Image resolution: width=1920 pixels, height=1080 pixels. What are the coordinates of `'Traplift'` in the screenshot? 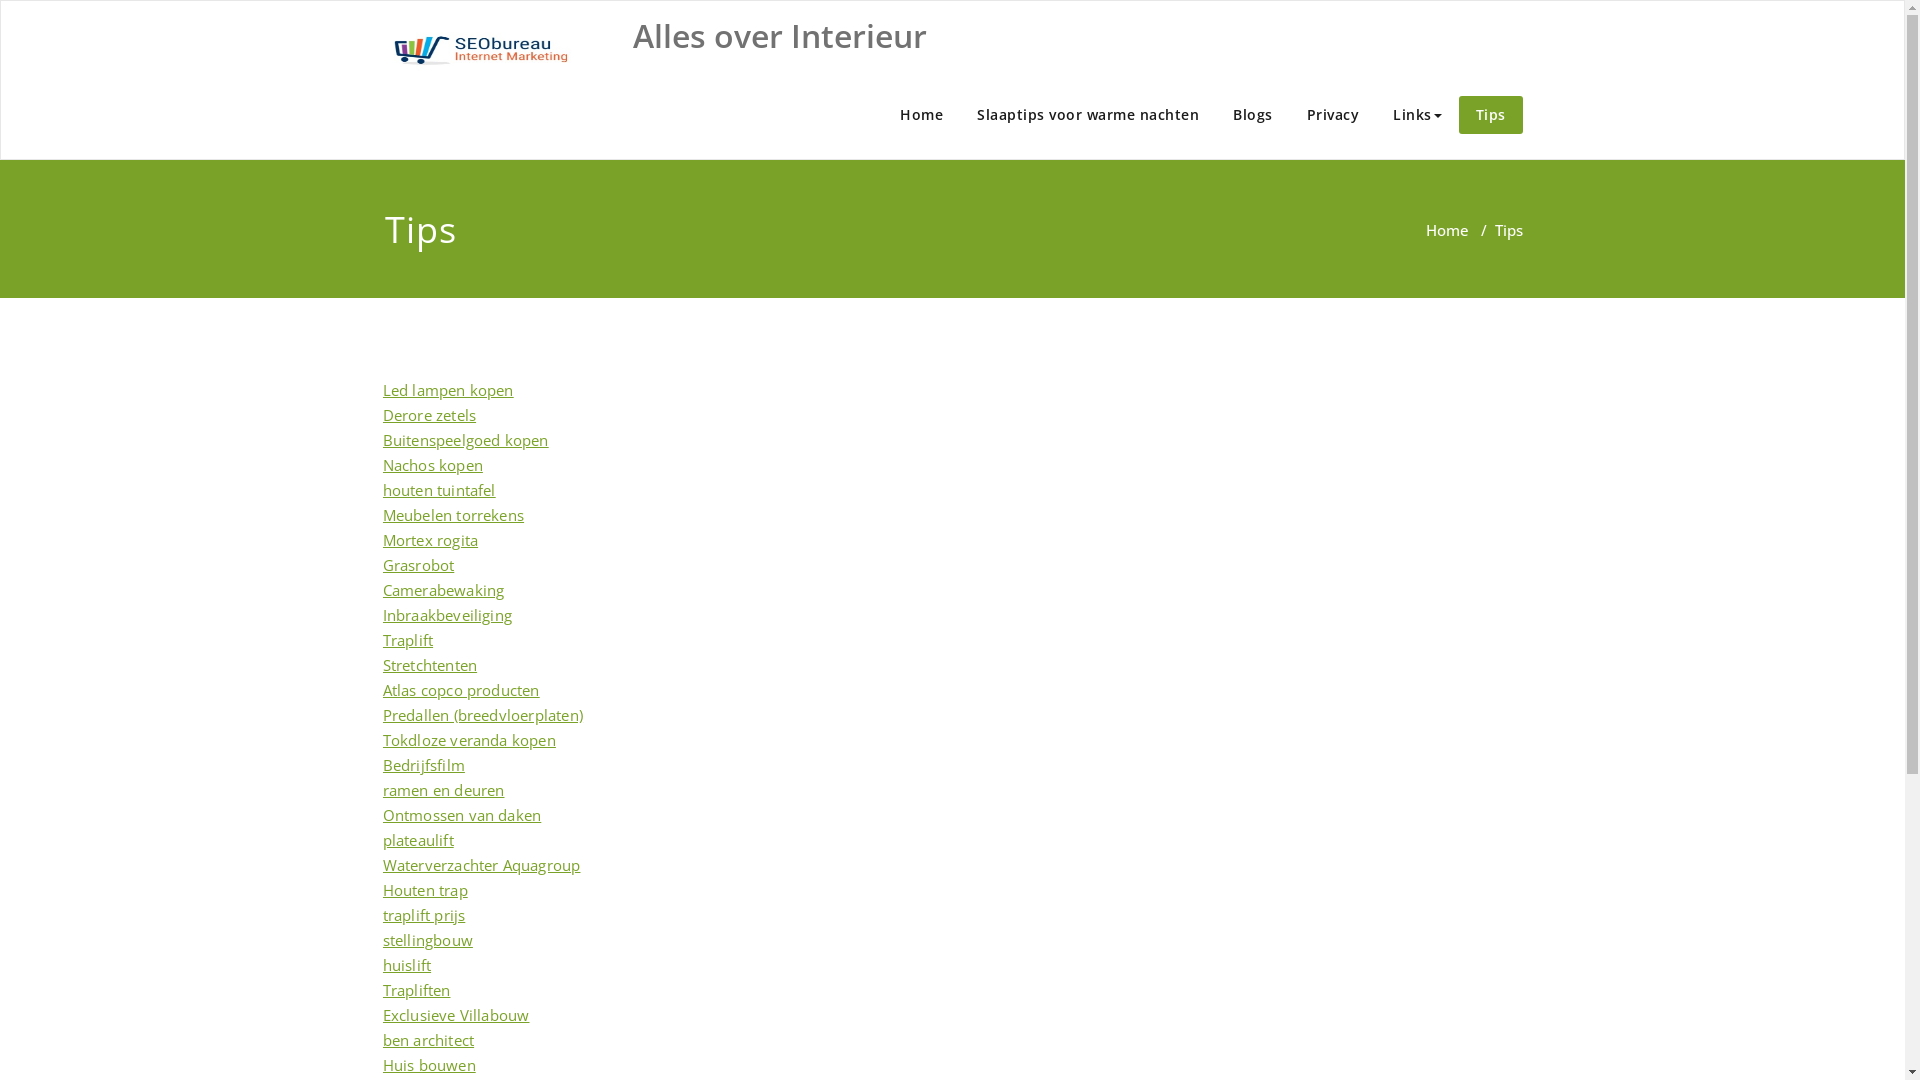 It's located at (406, 640).